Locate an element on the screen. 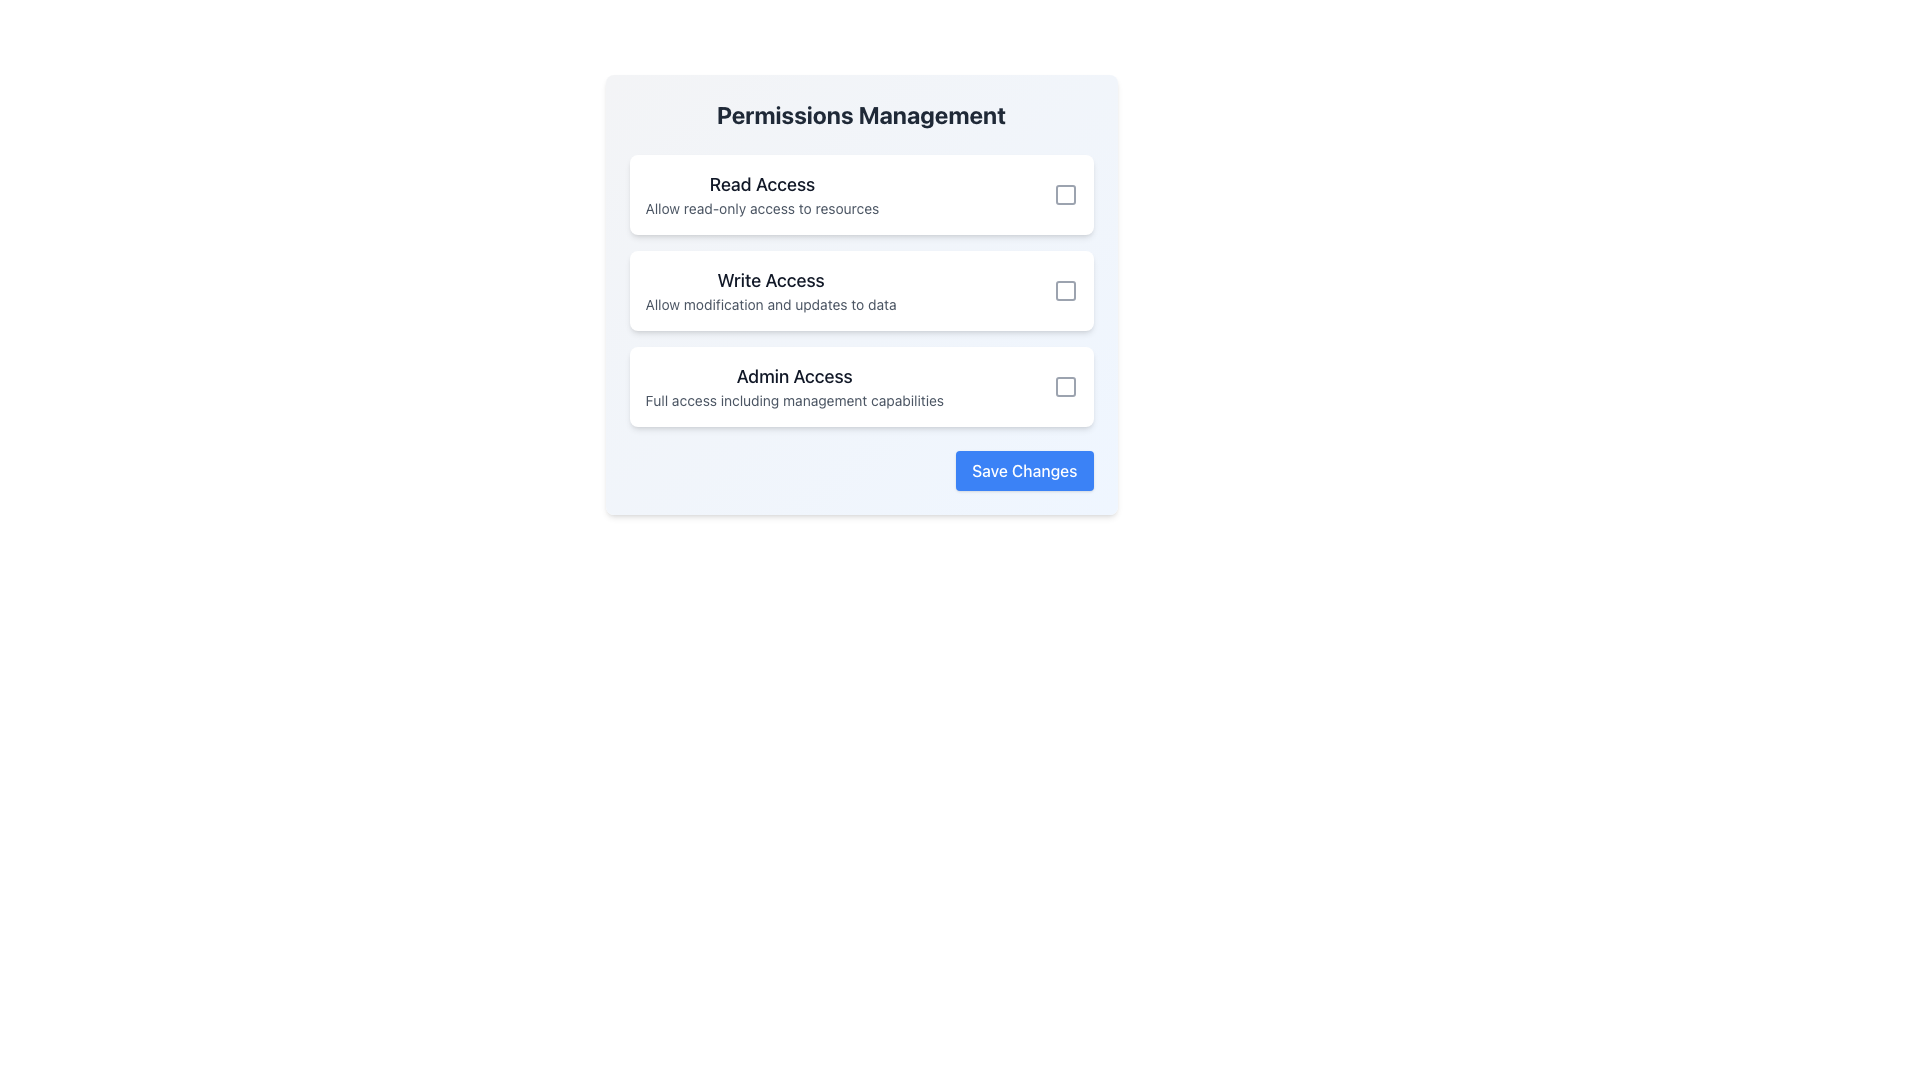 The image size is (1920, 1080). the Text Label that serves as the title for the section describing read-only access permissions, located in the top left corner of the Permissions Management section is located at coordinates (761, 185).